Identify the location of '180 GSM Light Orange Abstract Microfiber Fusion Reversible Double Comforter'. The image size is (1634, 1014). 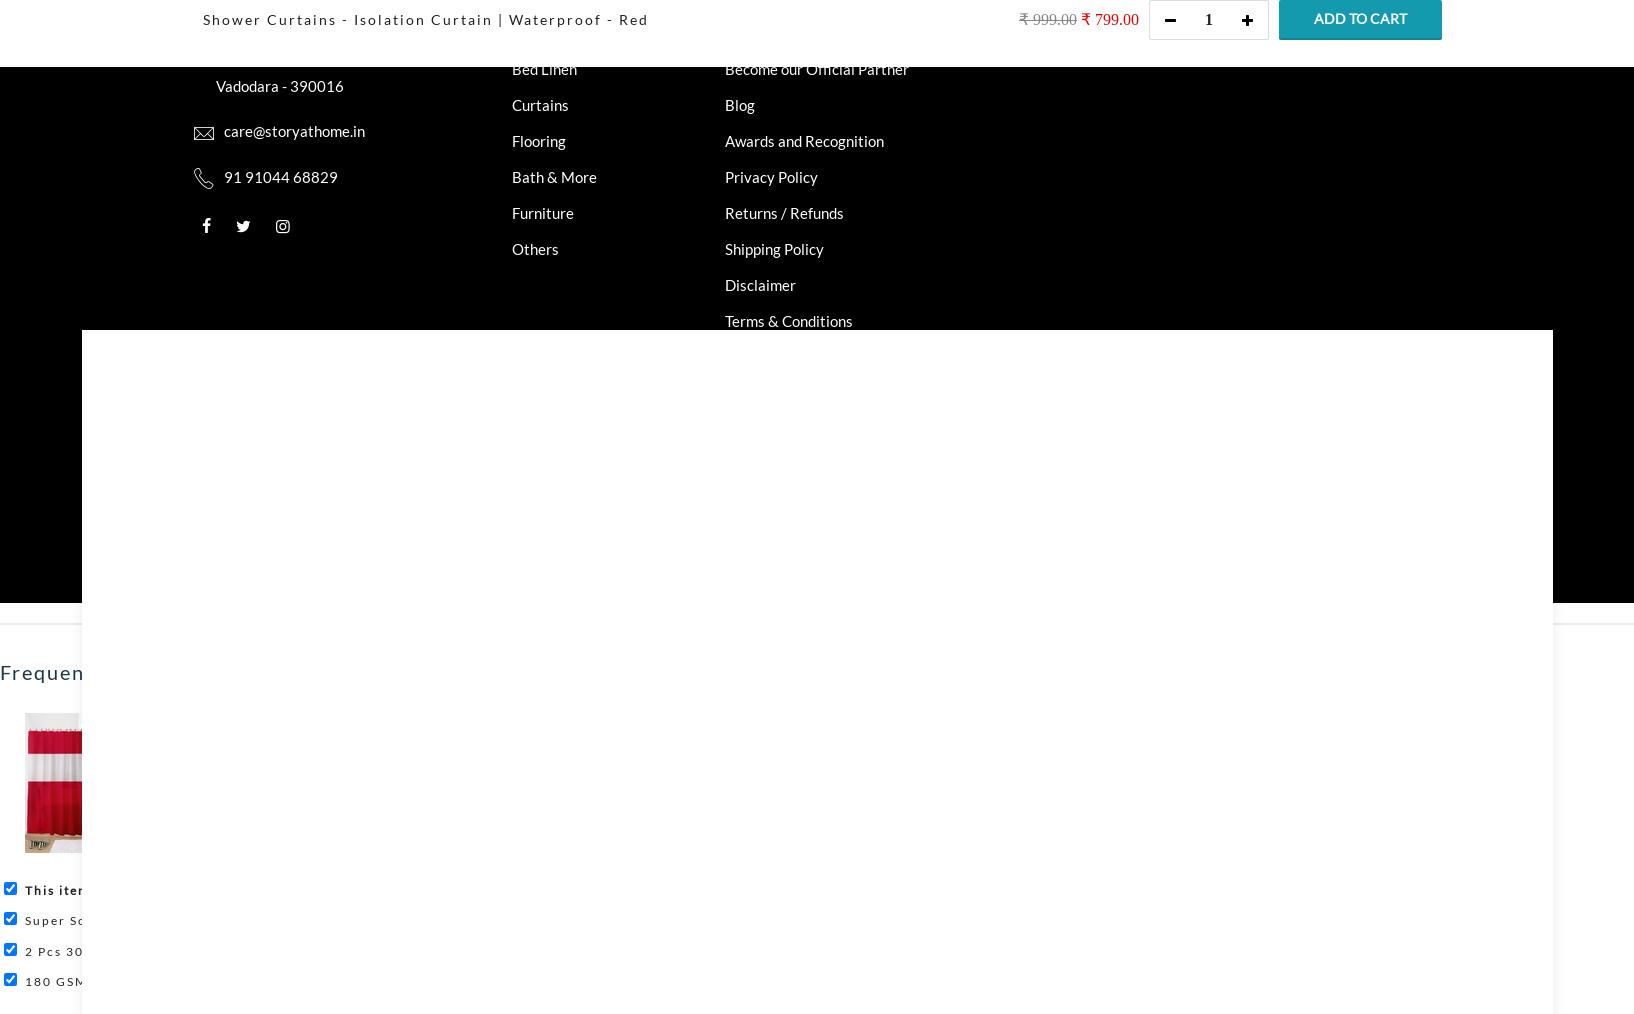
(309, 981).